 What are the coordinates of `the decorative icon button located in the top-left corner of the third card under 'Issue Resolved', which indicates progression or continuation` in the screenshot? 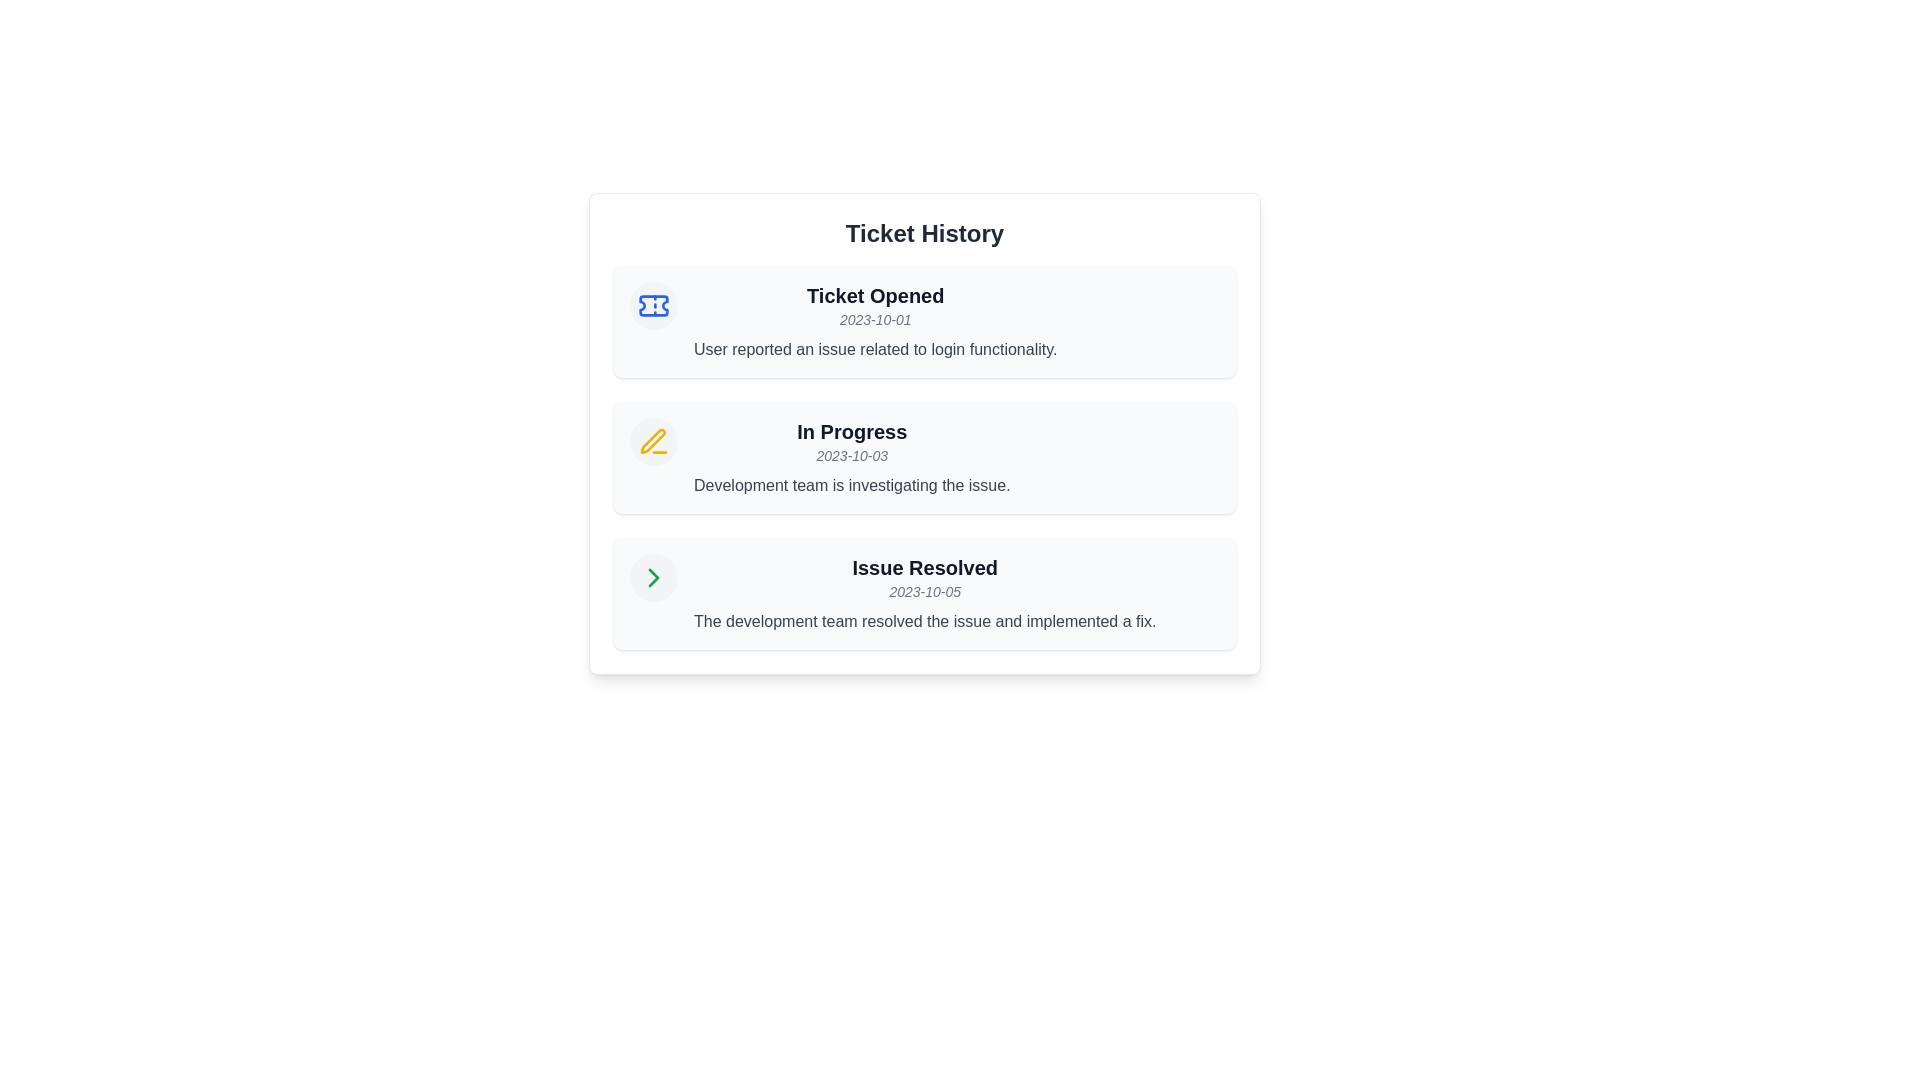 It's located at (653, 578).